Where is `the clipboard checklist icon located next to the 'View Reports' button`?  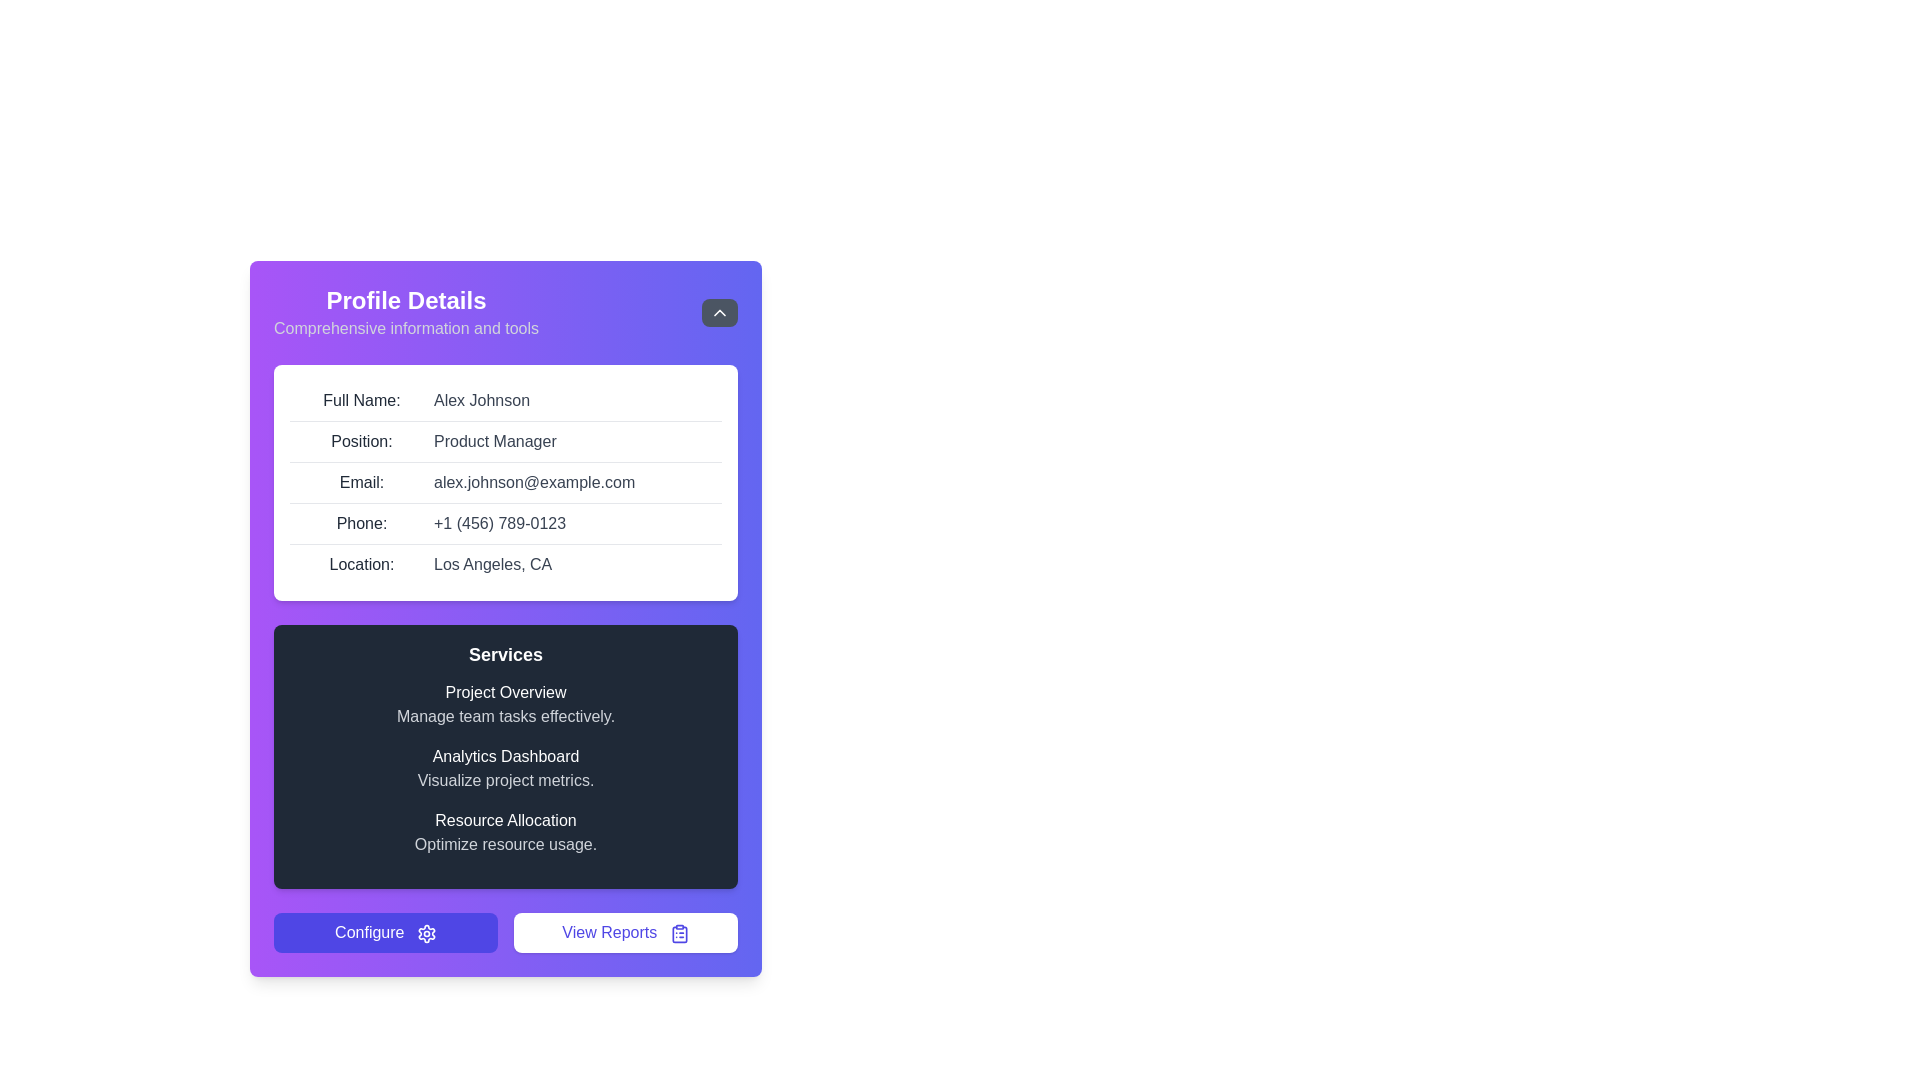 the clipboard checklist icon located next to the 'View Reports' button is located at coordinates (679, 933).